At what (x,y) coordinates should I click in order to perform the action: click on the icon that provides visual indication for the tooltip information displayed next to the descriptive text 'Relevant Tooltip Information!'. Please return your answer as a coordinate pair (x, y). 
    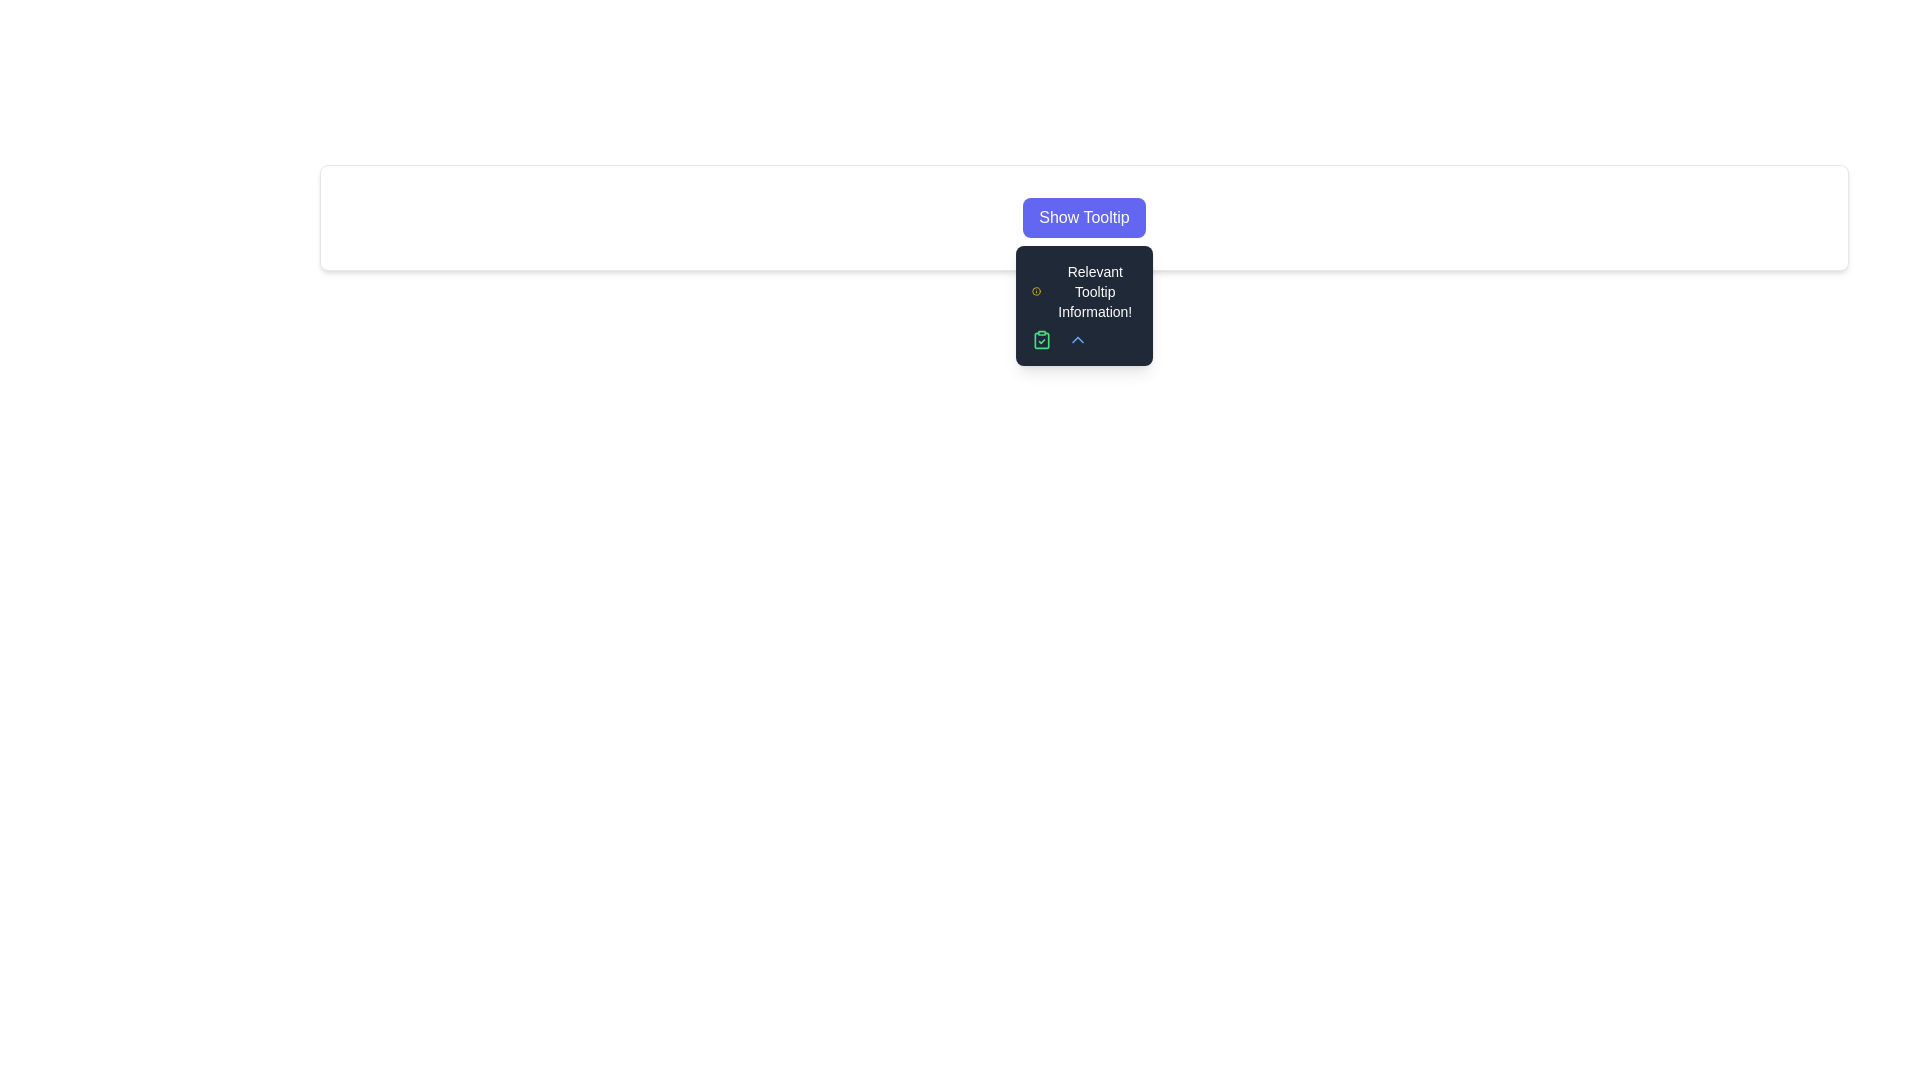
    Looking at the image, I should click on (1036, 292).